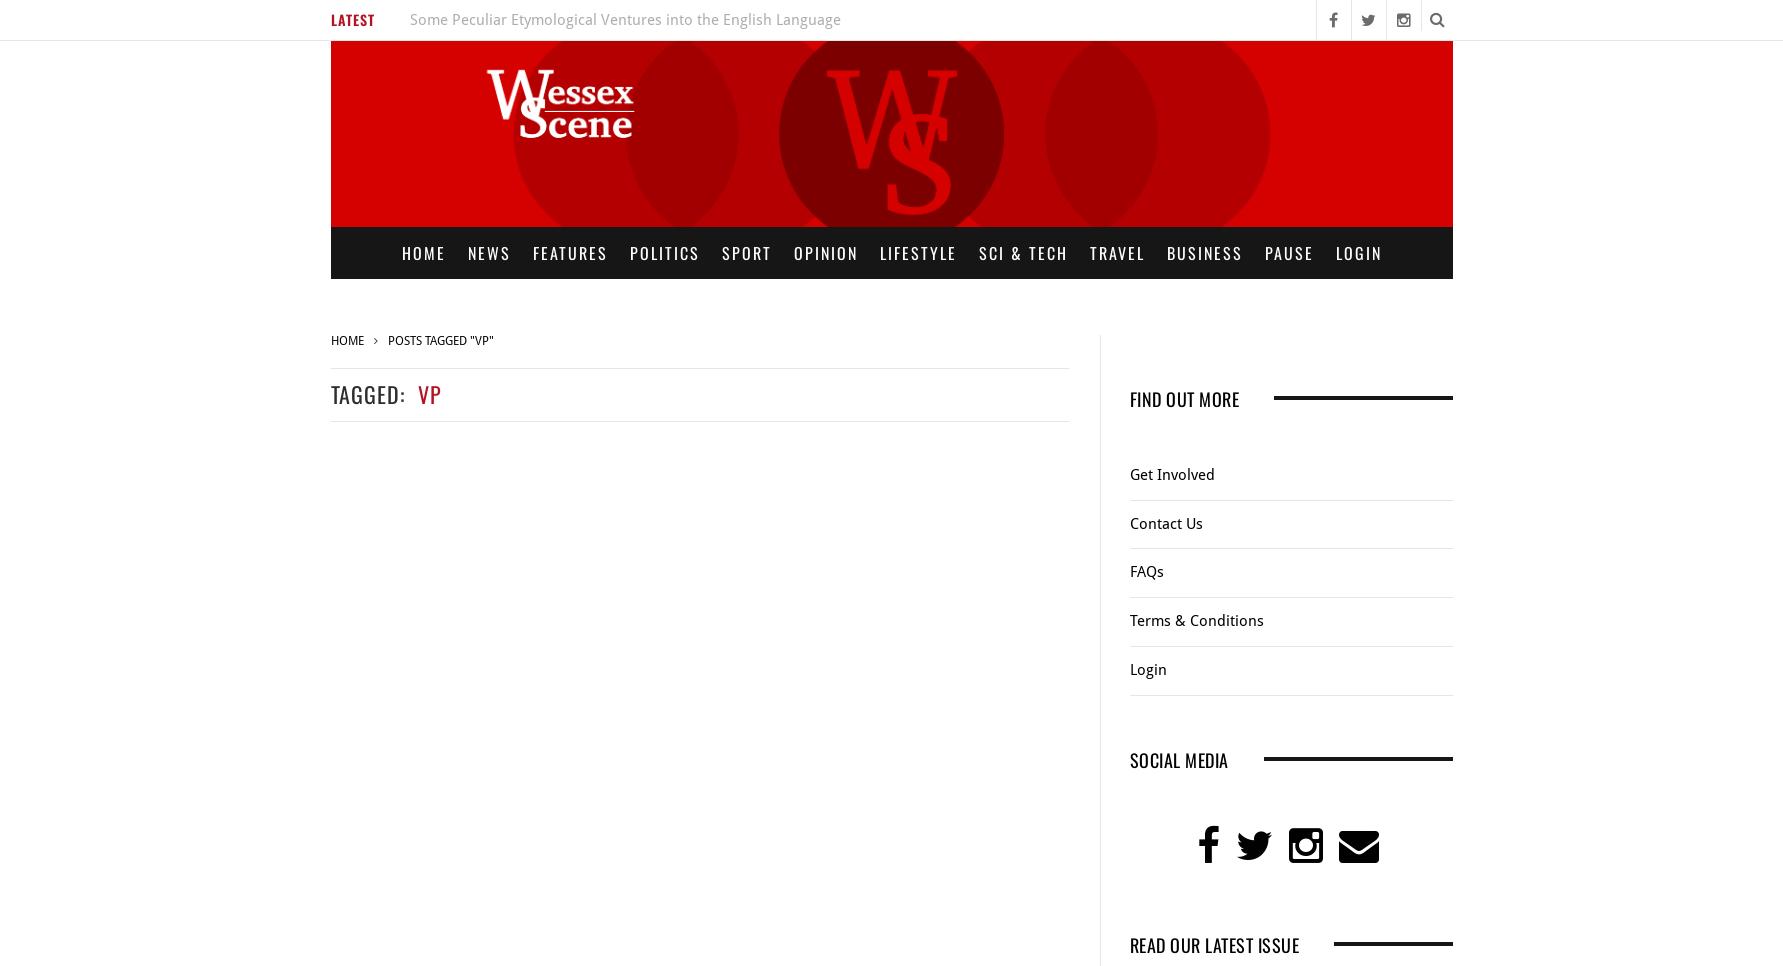  What do you see at coordinates (569, 252) in the screenshot?
I see `'Features'` at bounding box center [569, 252].